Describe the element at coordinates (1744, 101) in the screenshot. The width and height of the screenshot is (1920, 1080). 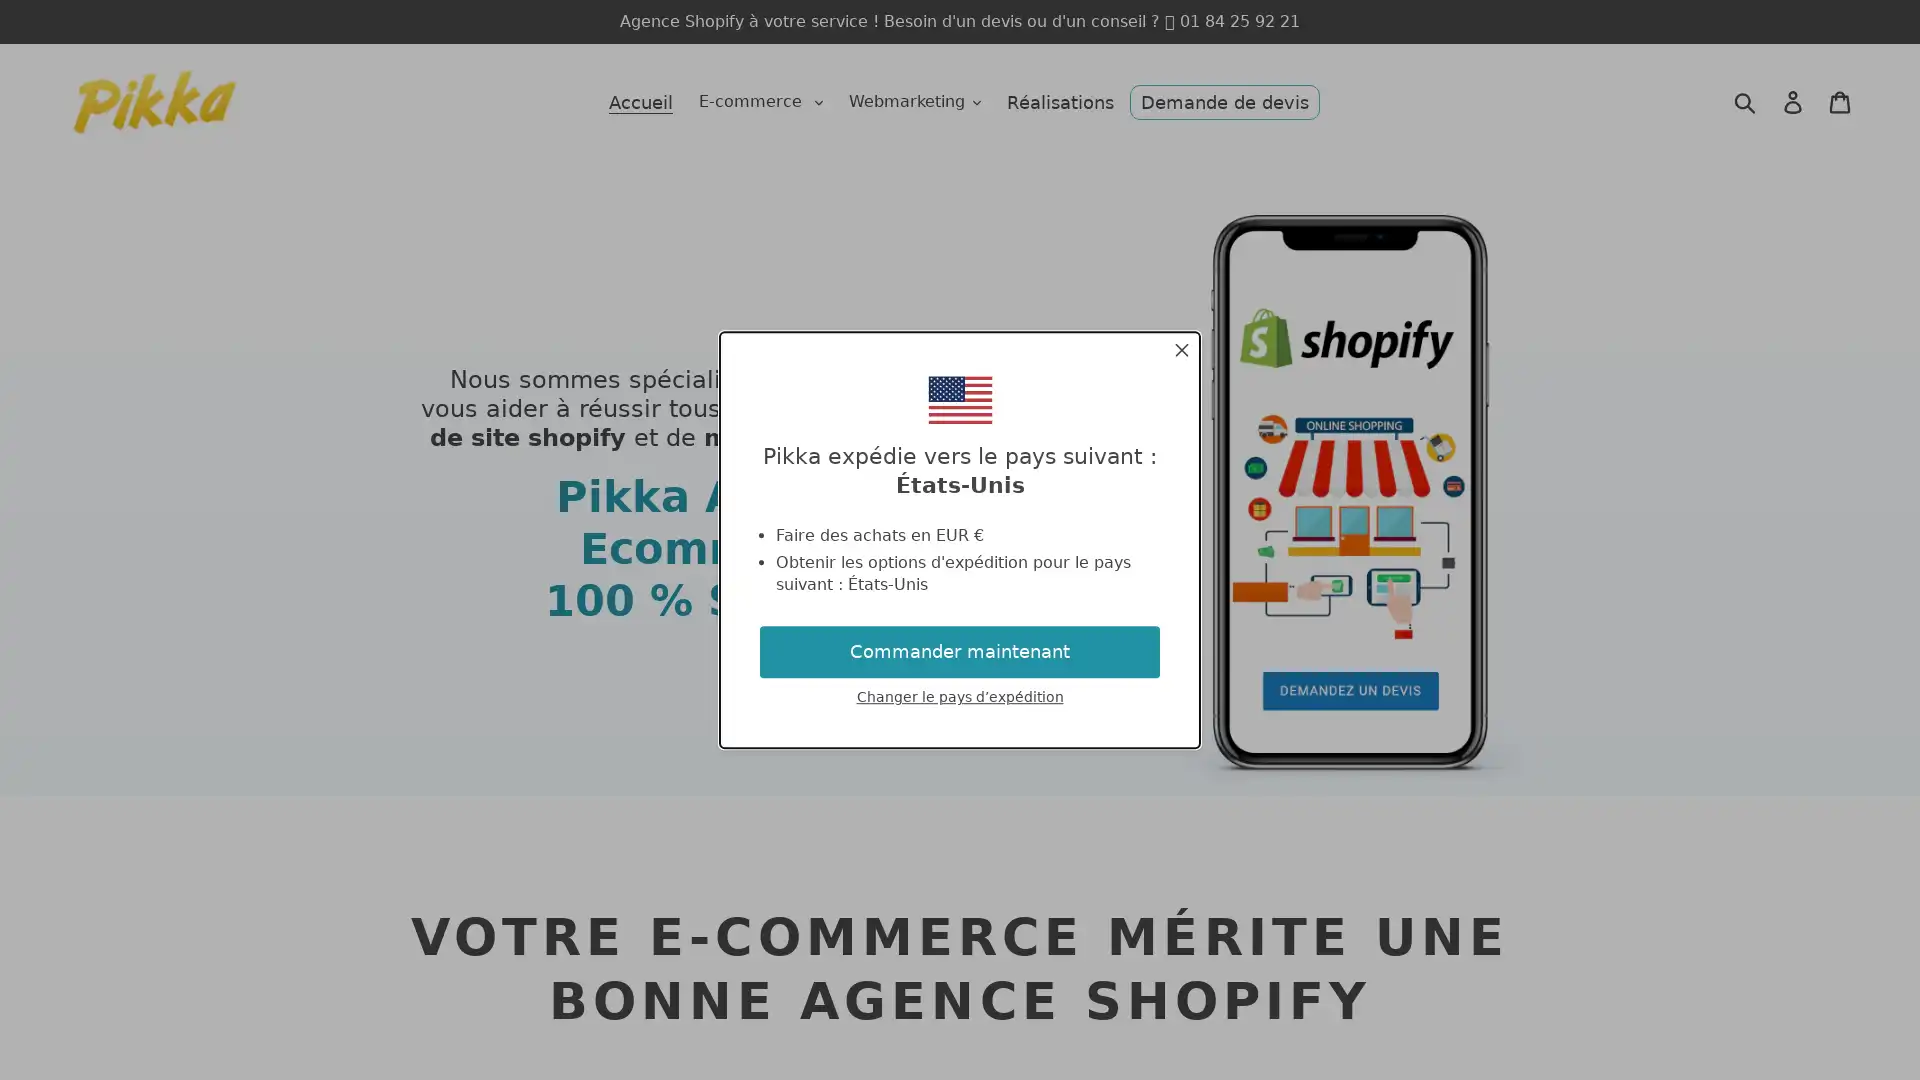
I see `Soumettre` at that location.